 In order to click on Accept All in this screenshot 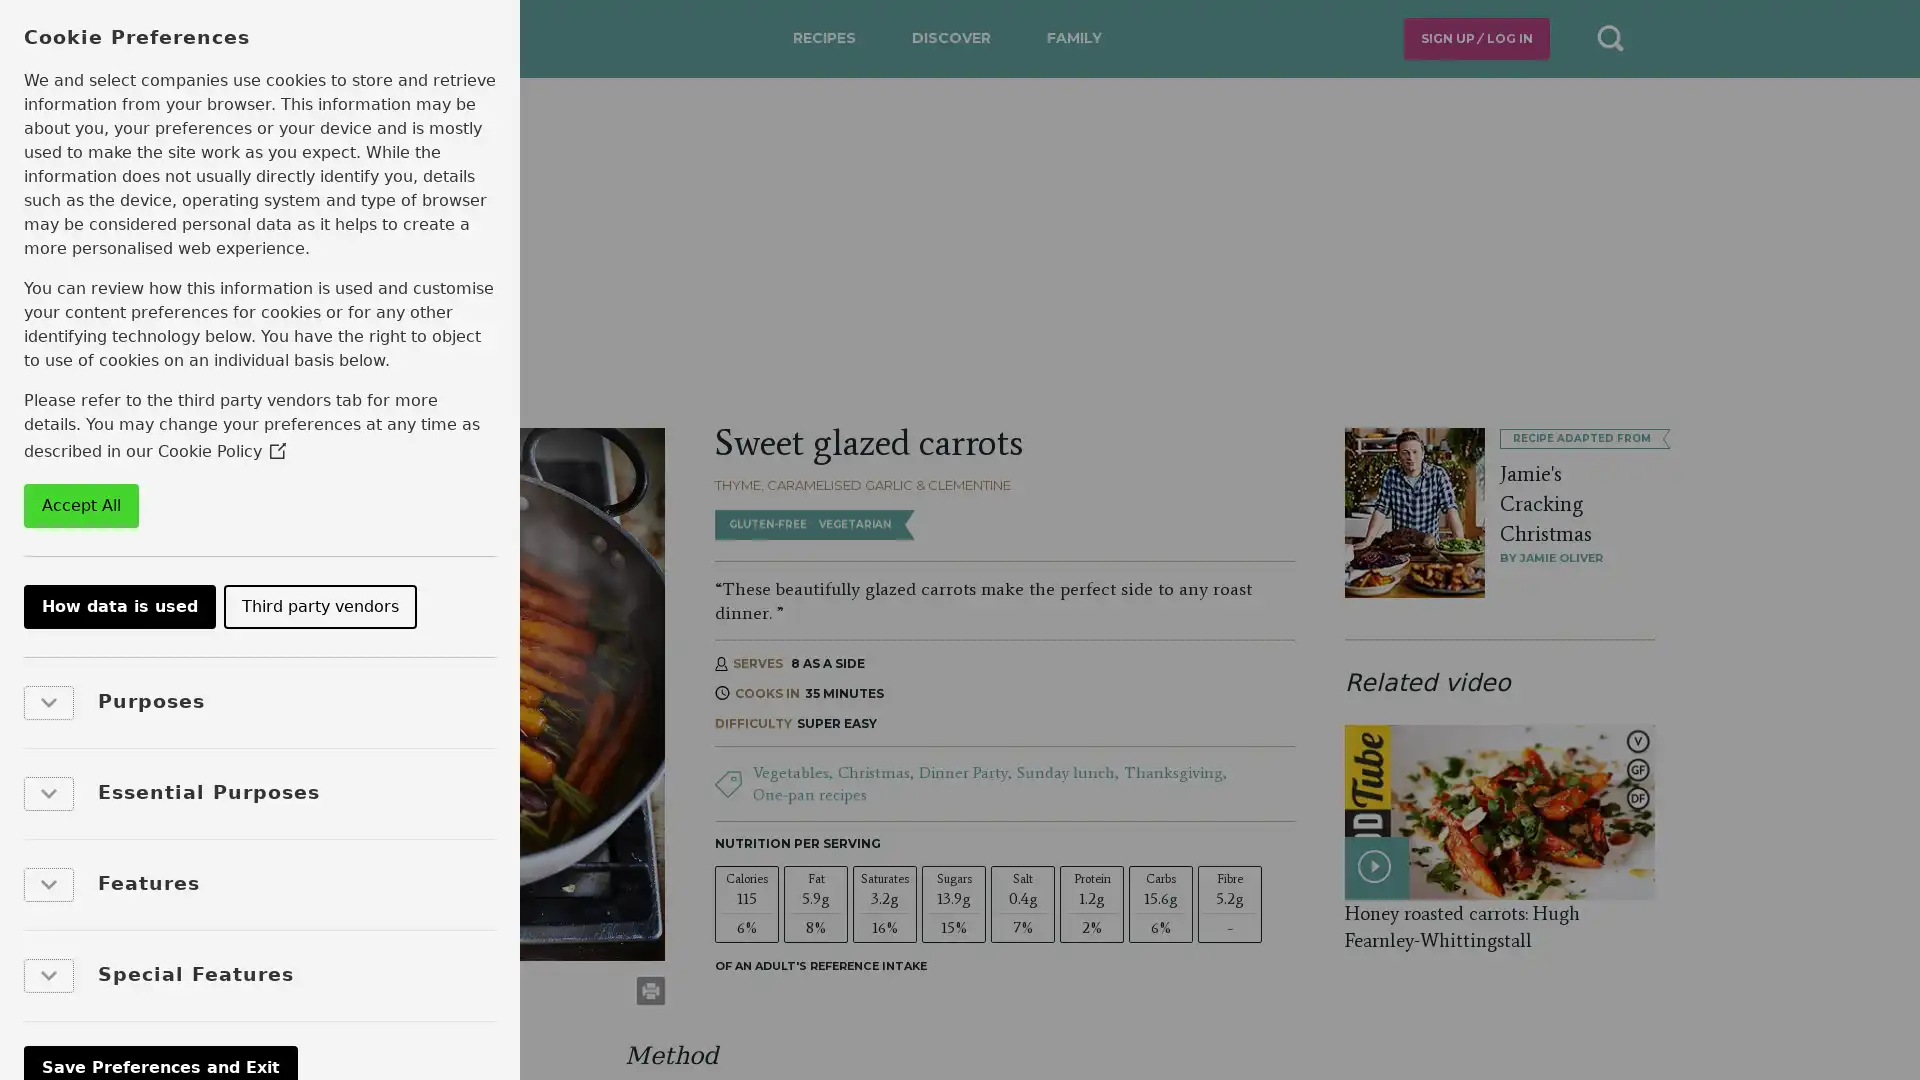, I will do `click(80, 504)`.